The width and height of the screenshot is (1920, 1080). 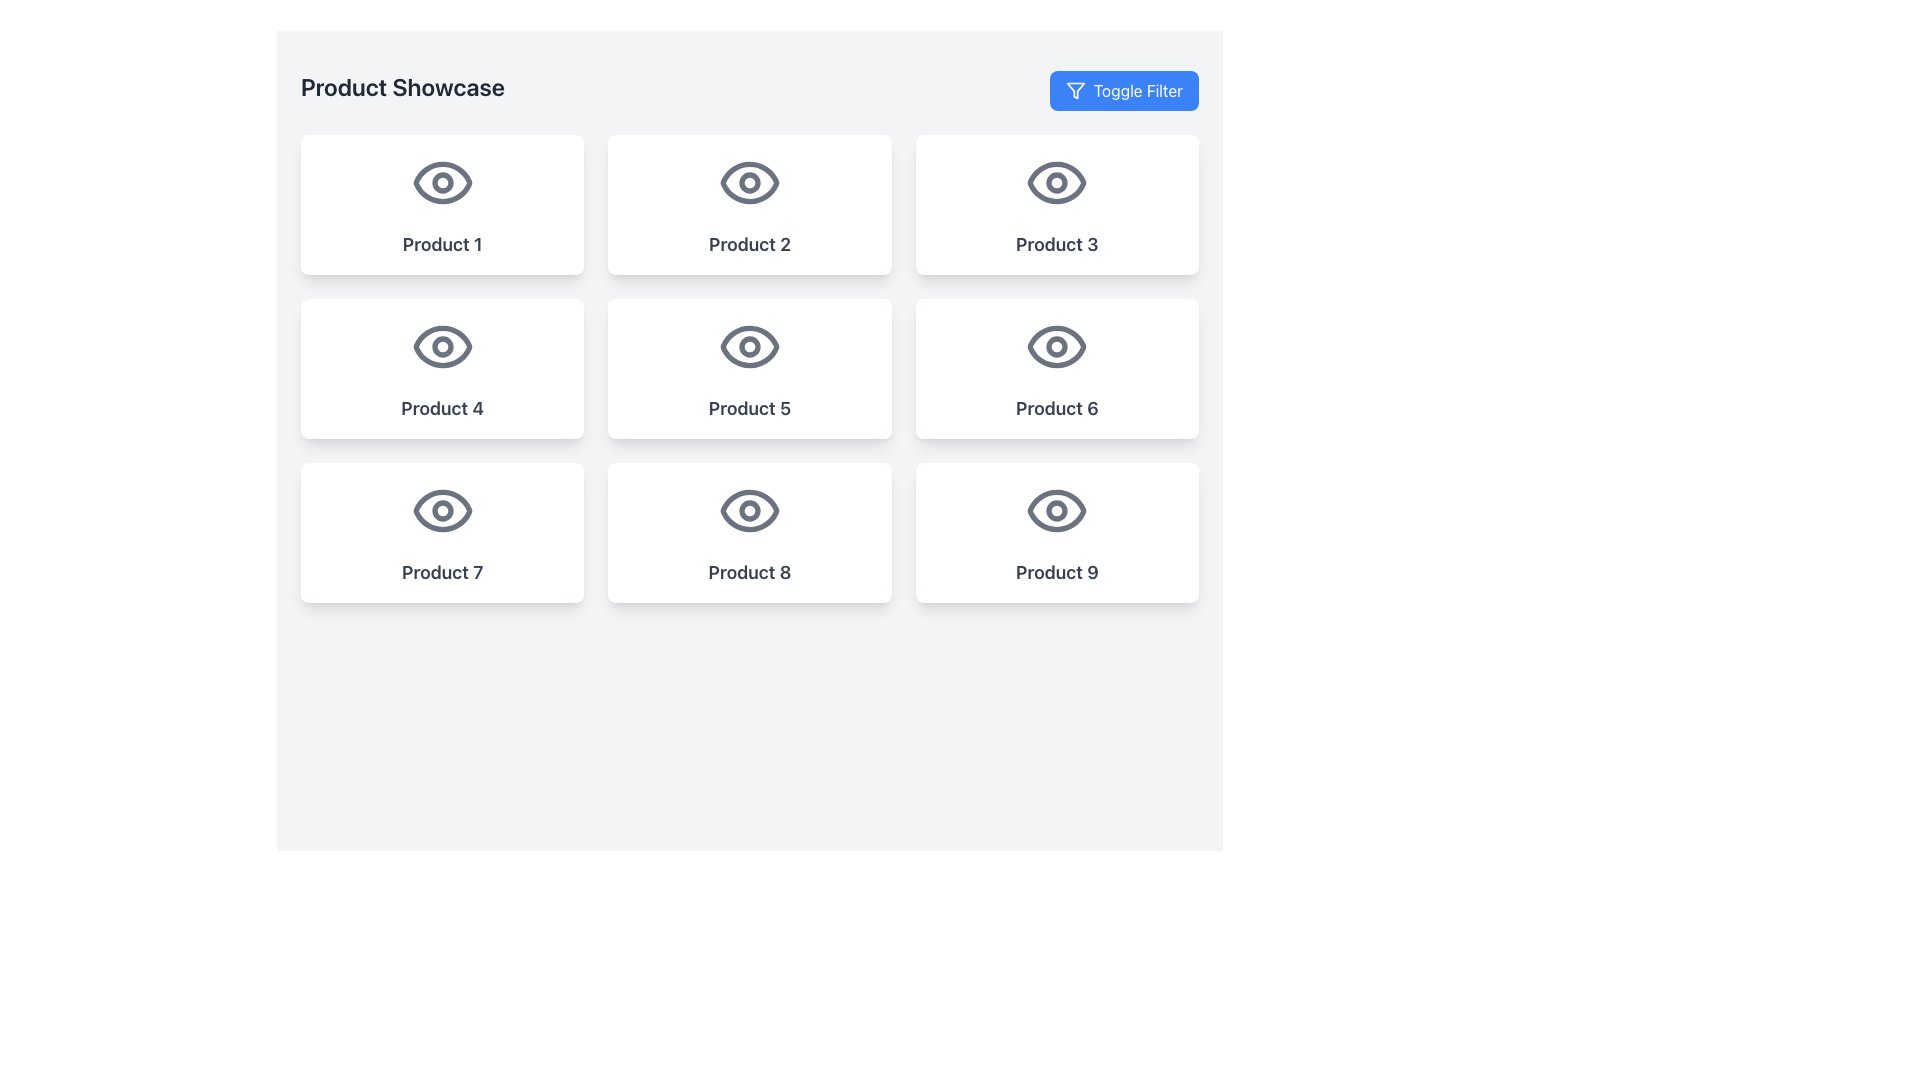 What do you see at coordinates (748, 346) in the screenshot?
I see `the eye icon prominently displayed in the middle grid item of the second row, labeled 'Product 5'` at bounding box center [748, 346].